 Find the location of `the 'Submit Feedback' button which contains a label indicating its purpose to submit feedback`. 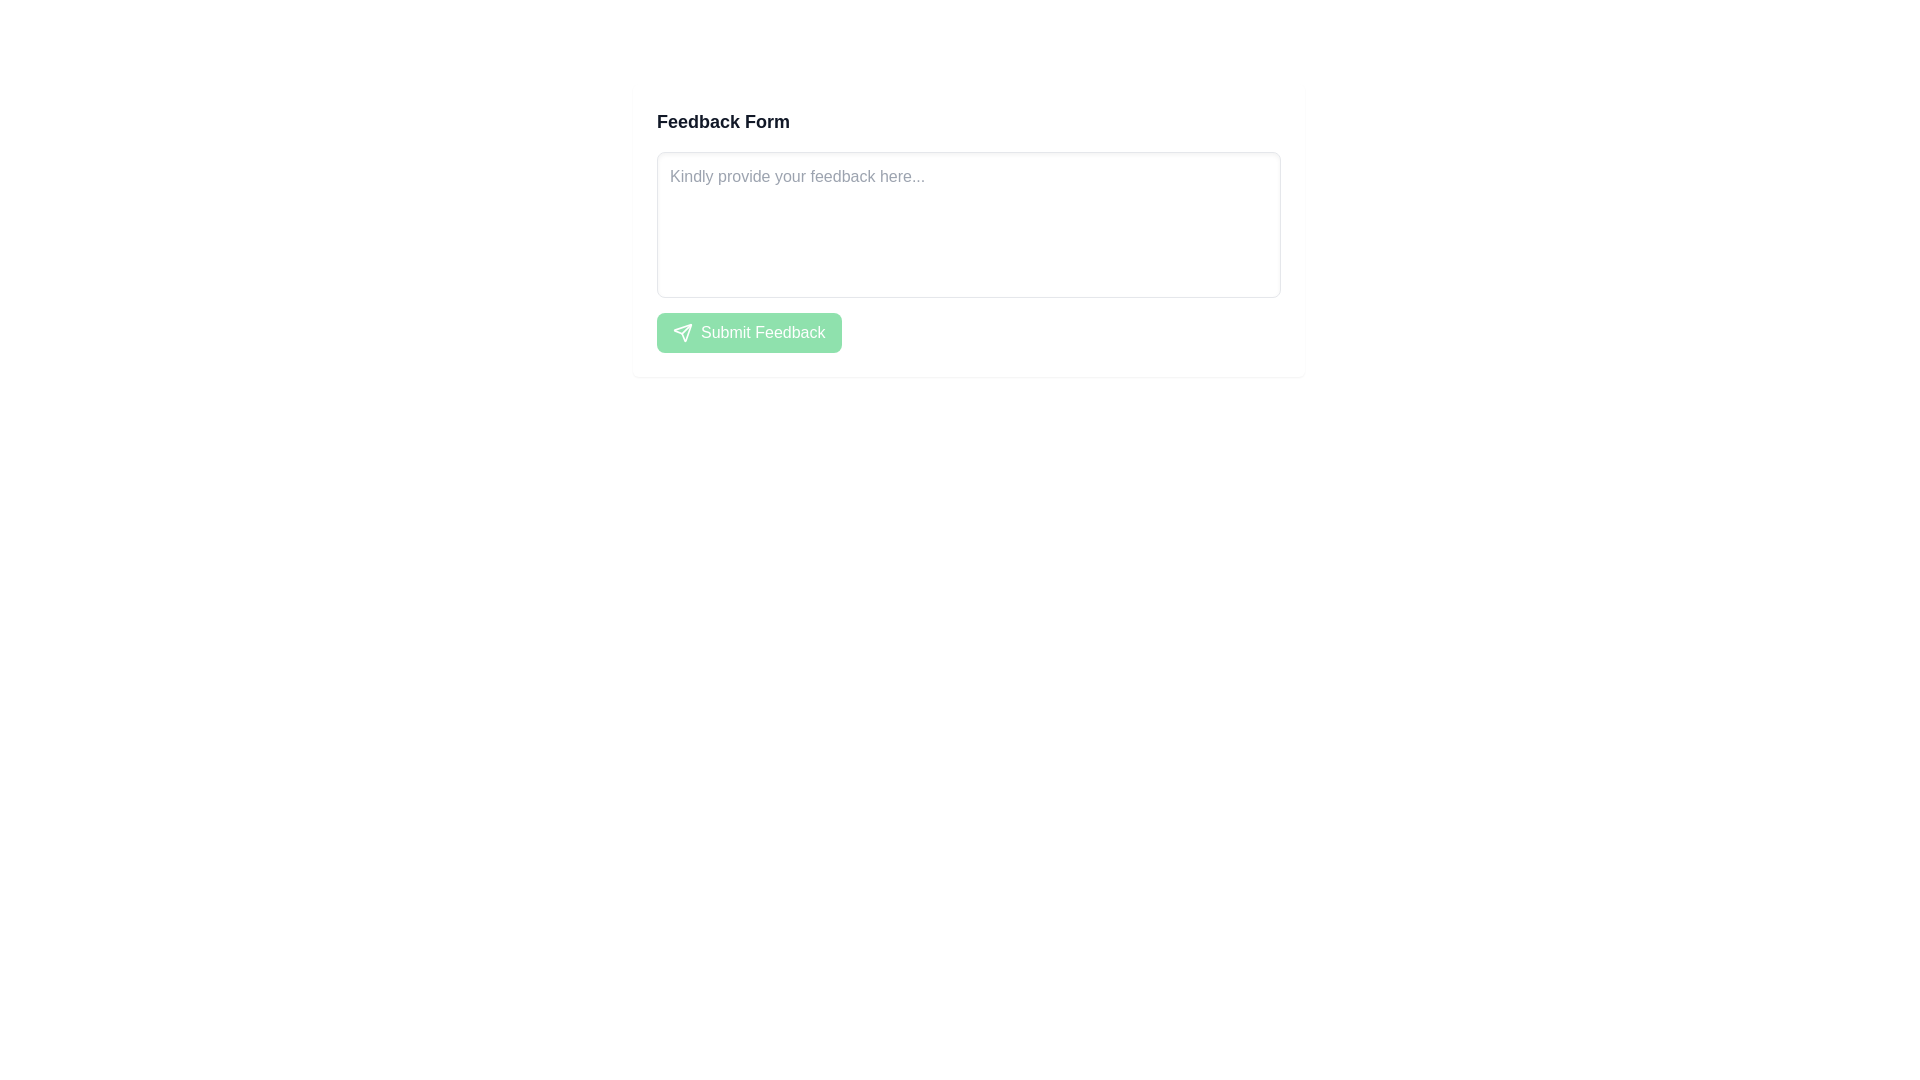

the 'Submit Feedback' button which contains a label indicating its purpose to submit feedback is located at coordinates (762, 331).